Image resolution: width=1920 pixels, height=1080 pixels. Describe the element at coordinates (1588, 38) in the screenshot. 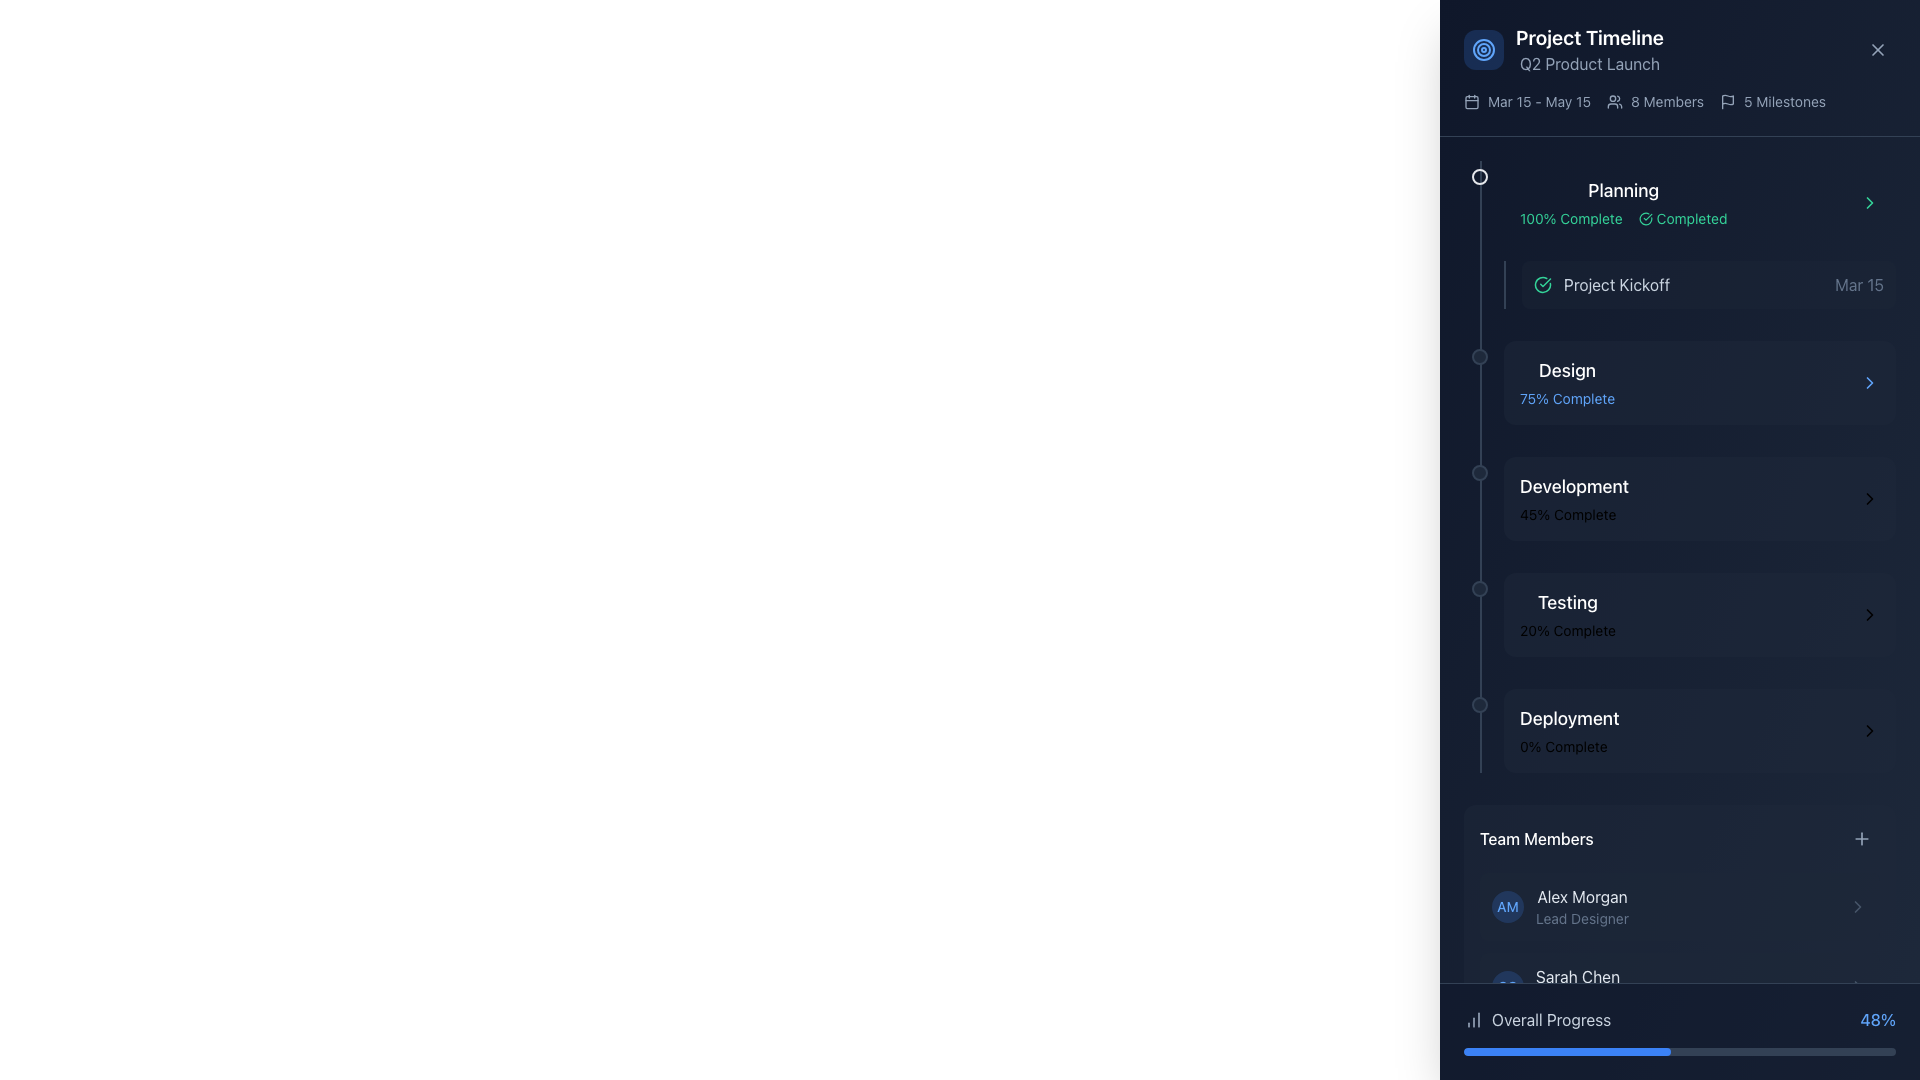

I see `title text of the Text Label located at the top-left corner of the sidebar section, which serves as a visual heading or title for the section` at that location.